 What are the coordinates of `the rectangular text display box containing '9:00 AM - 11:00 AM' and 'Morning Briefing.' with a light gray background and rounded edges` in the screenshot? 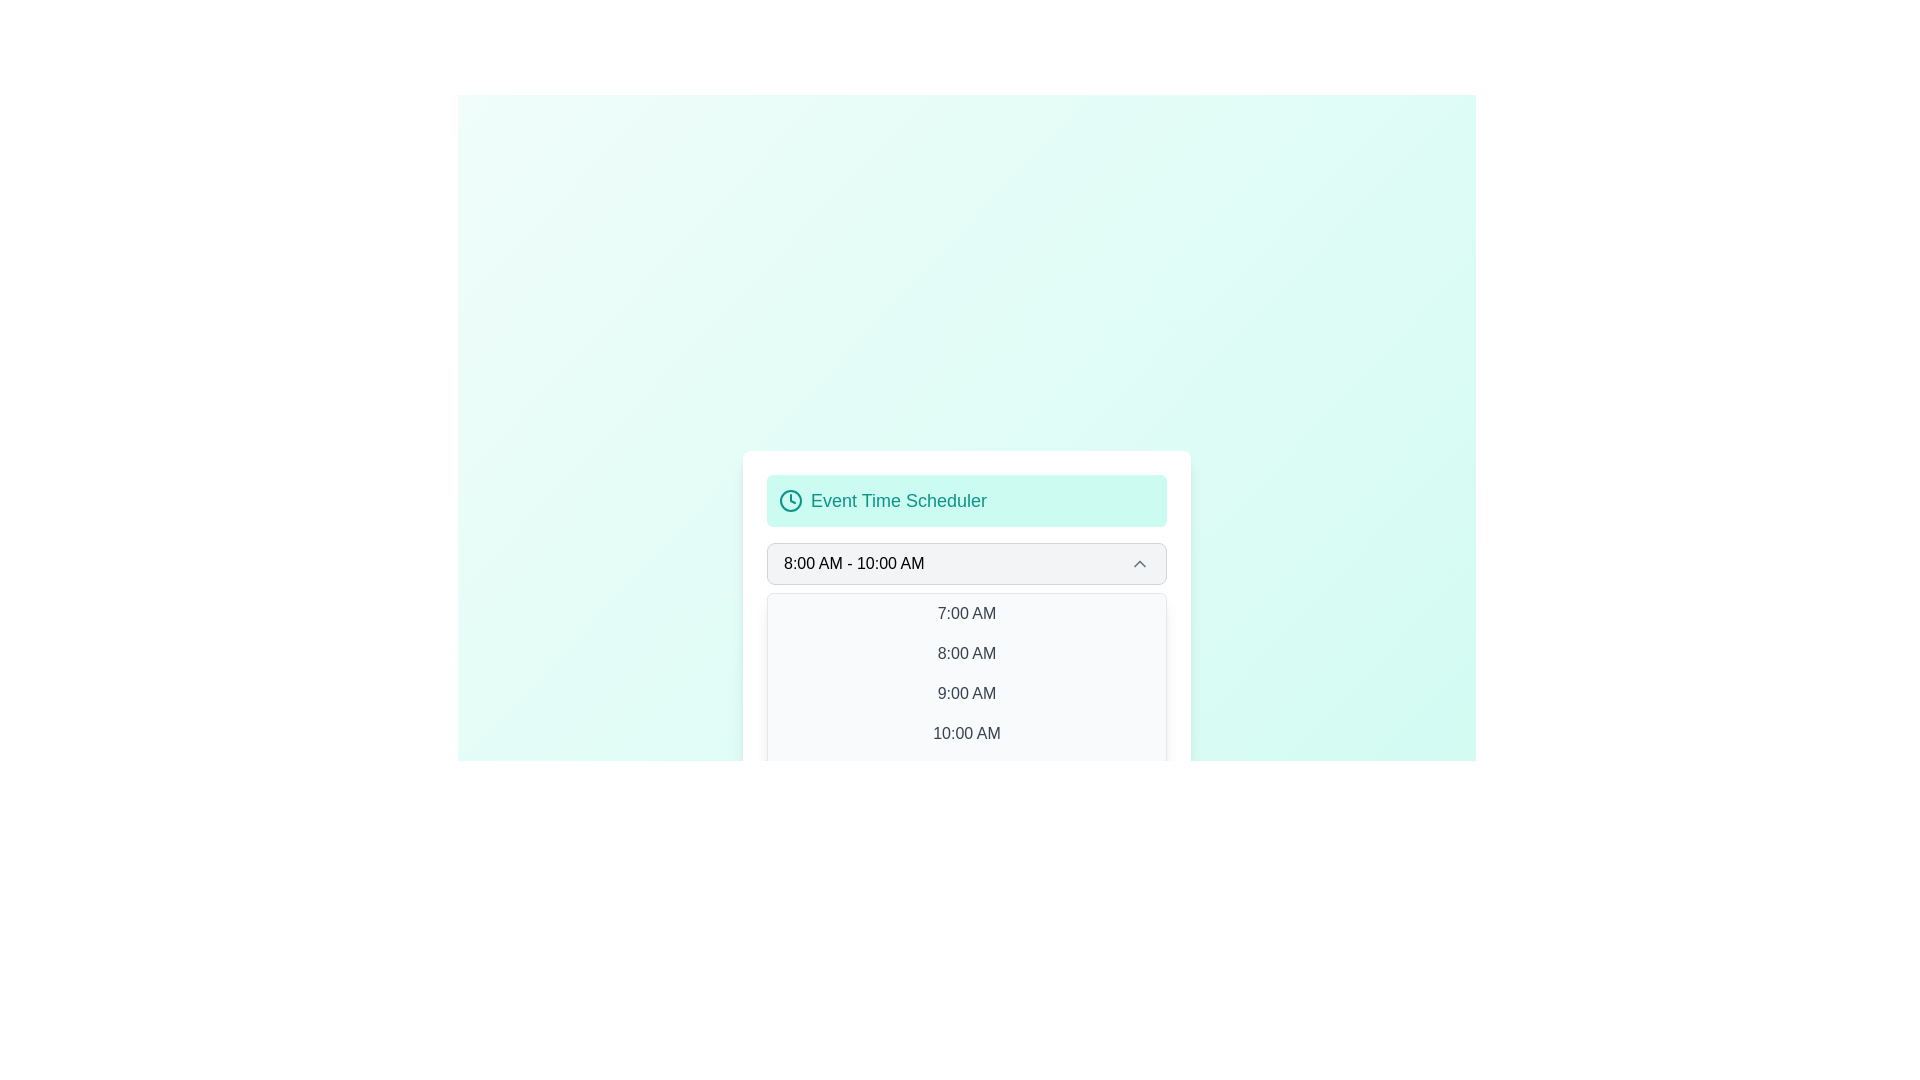 It's located at (966, 737).